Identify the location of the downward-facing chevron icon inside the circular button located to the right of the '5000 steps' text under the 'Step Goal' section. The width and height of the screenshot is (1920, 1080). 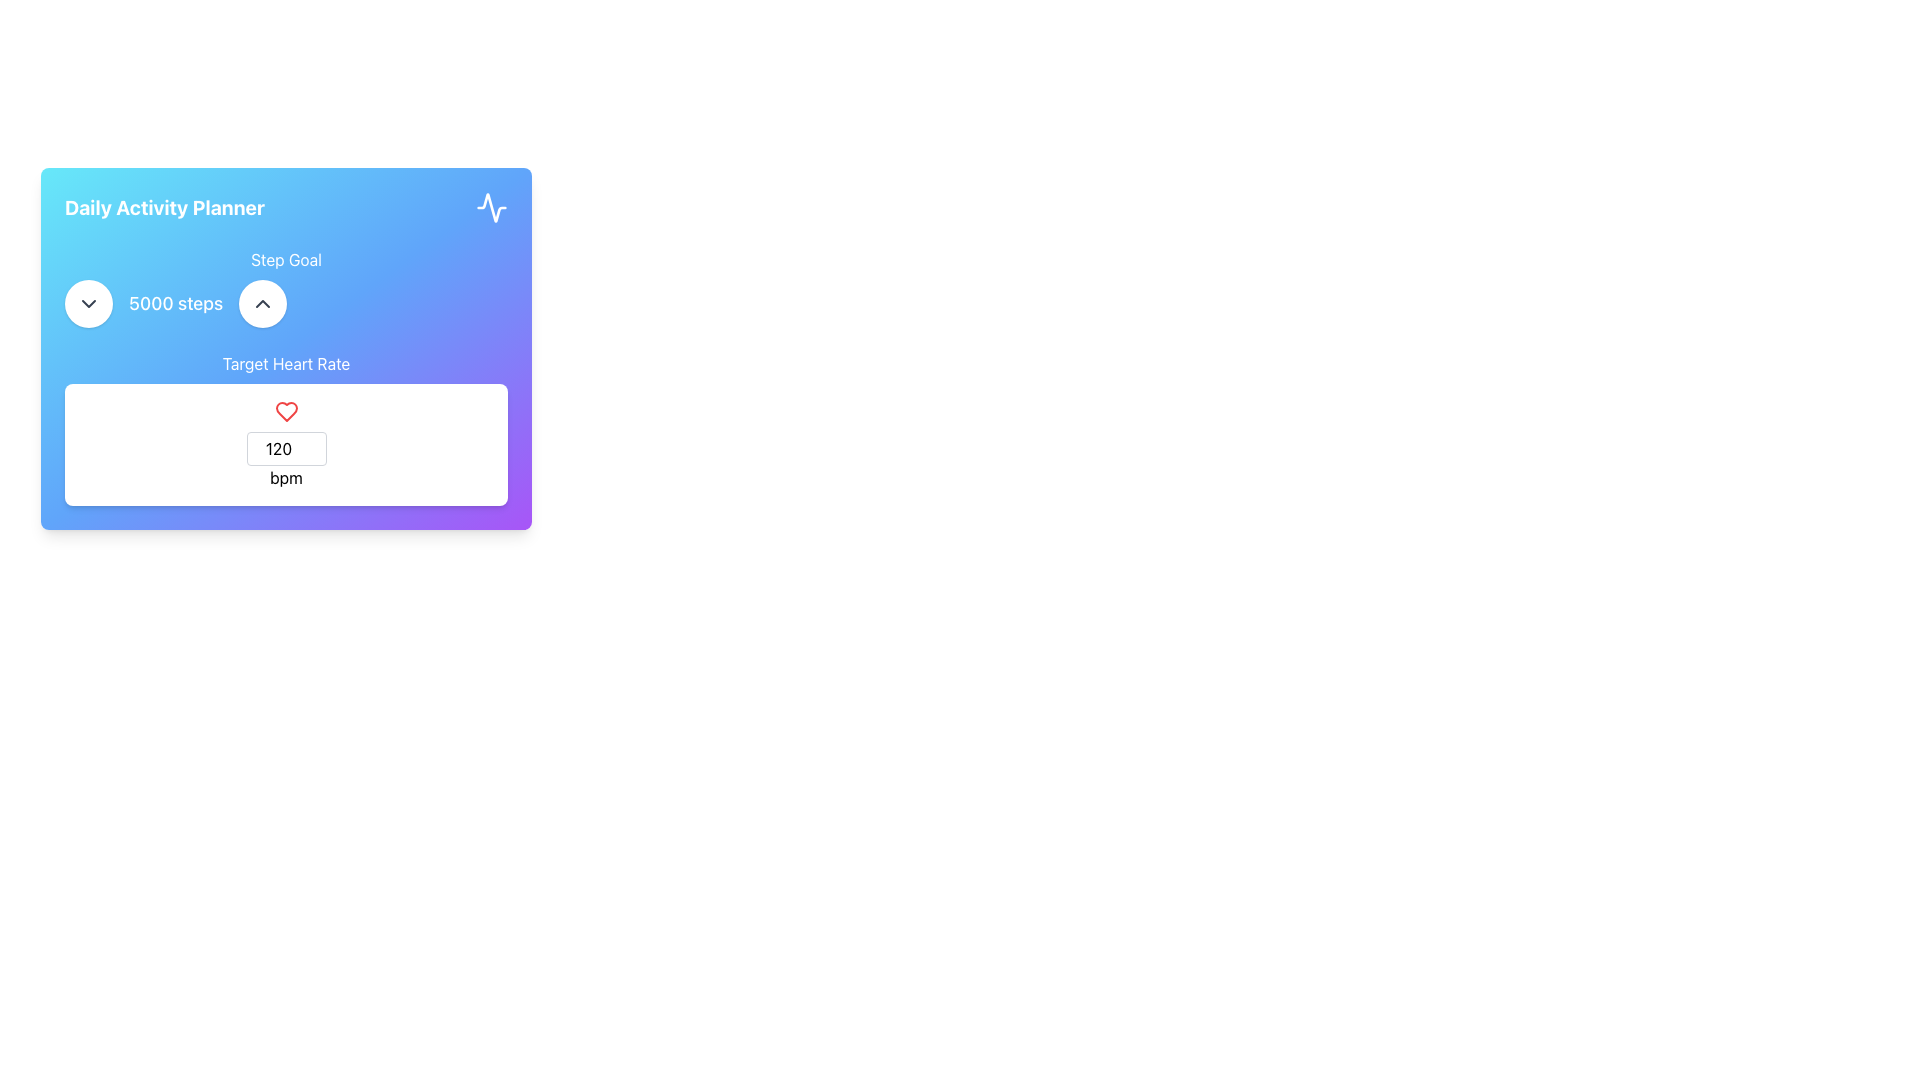
(88, 304).